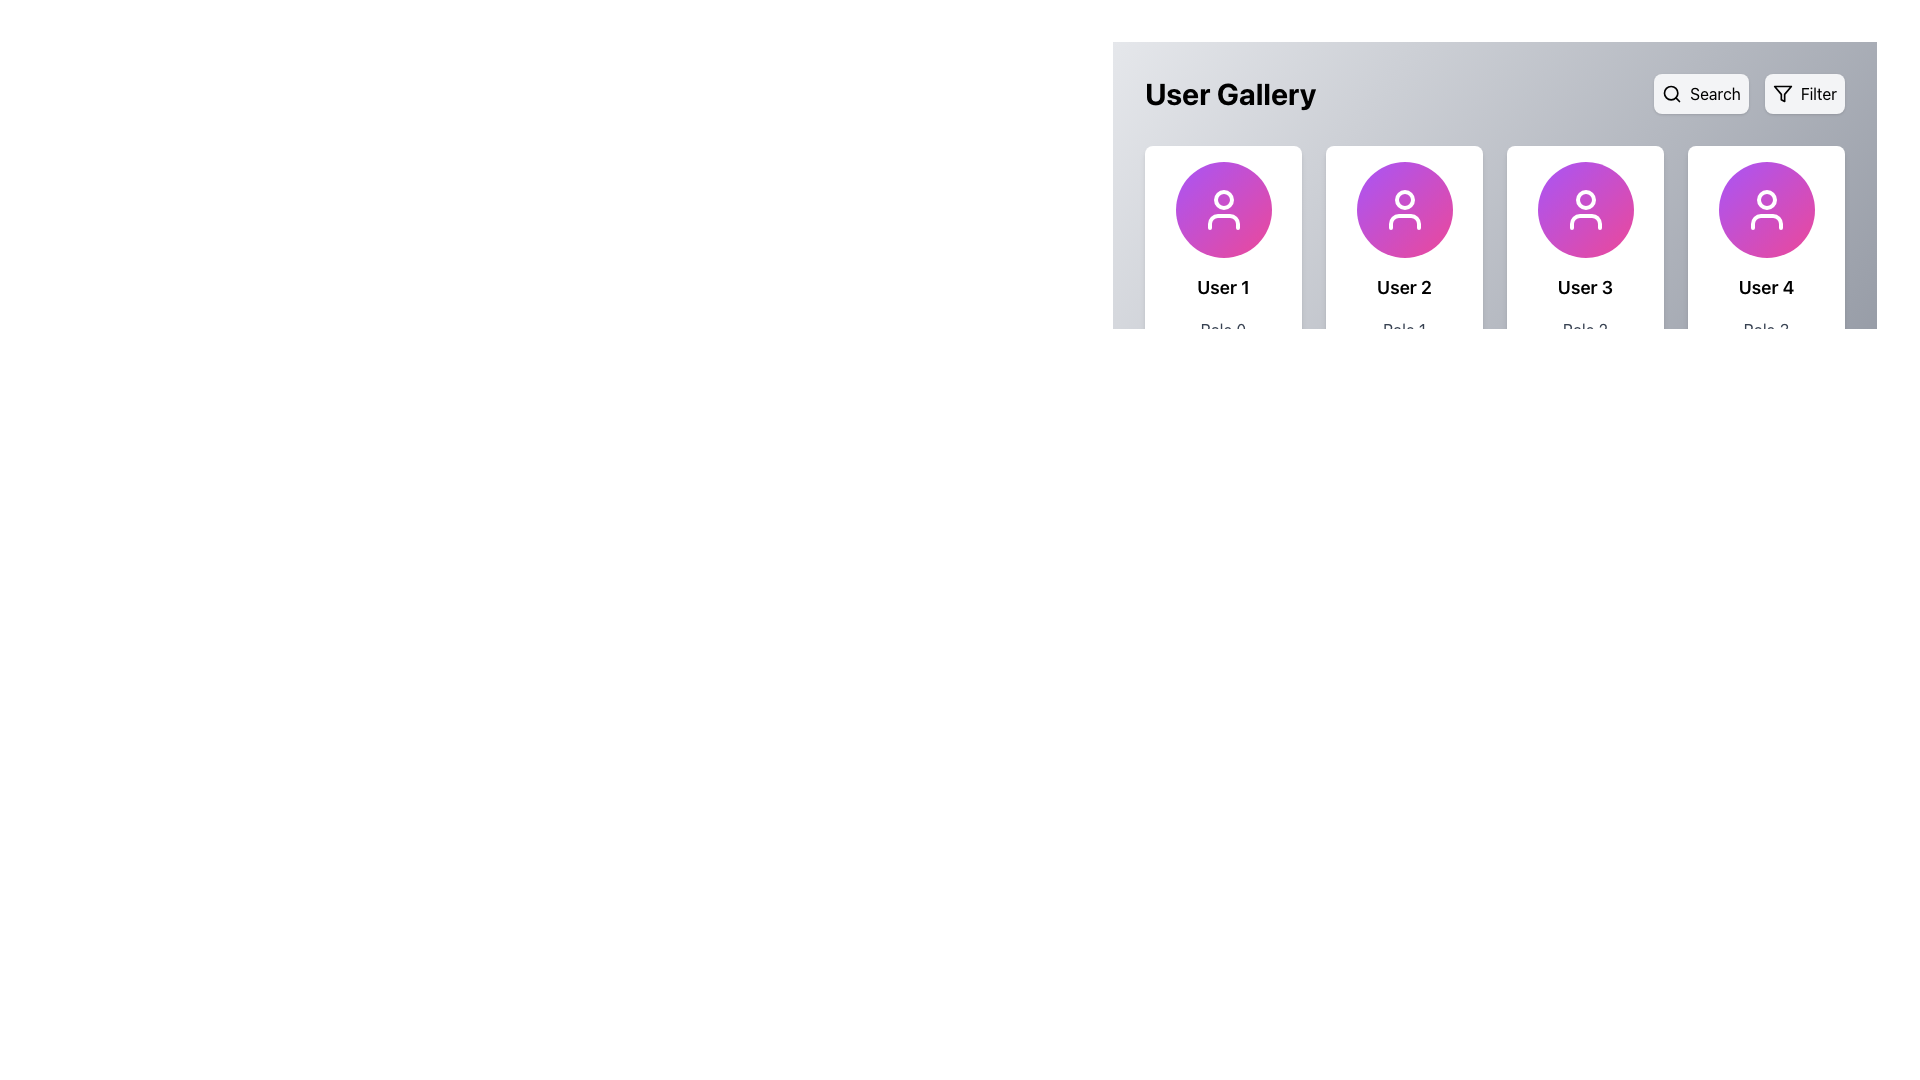 The height and width of the screenshot is (1080, 1920). What do you see at coordinates (1584, 329) in the screenshot?
I see `the text label displaying 'Role 2' located below the 'User 3' heading and above the 'View Profile' button in the user gallery tile` at bounding box center [1584, 329].